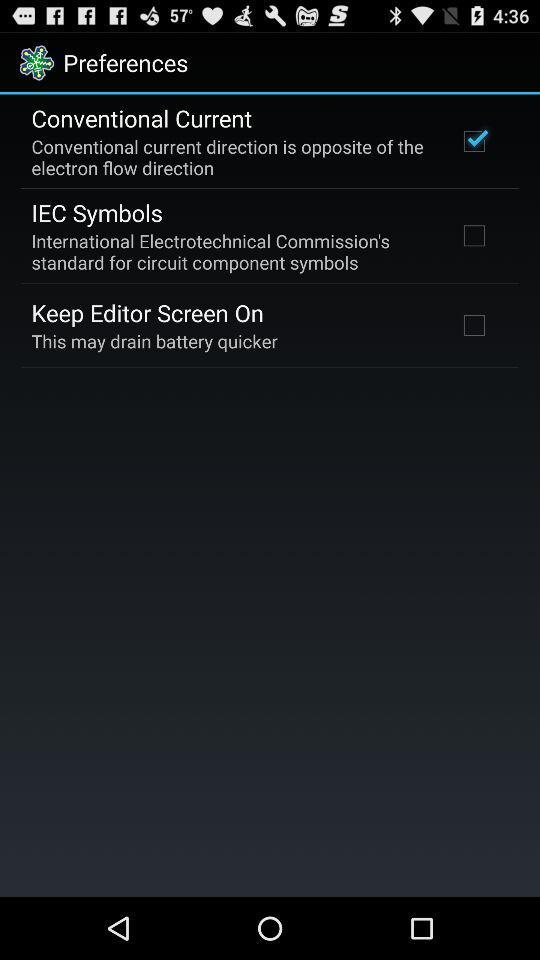 Image resolution: width=540 pixels, height=960 pixels. What do you see at coordinates (96, 212) in the screenshot?
I see `app above the international electrotechnical commission app` at bounding box center [96, 212].